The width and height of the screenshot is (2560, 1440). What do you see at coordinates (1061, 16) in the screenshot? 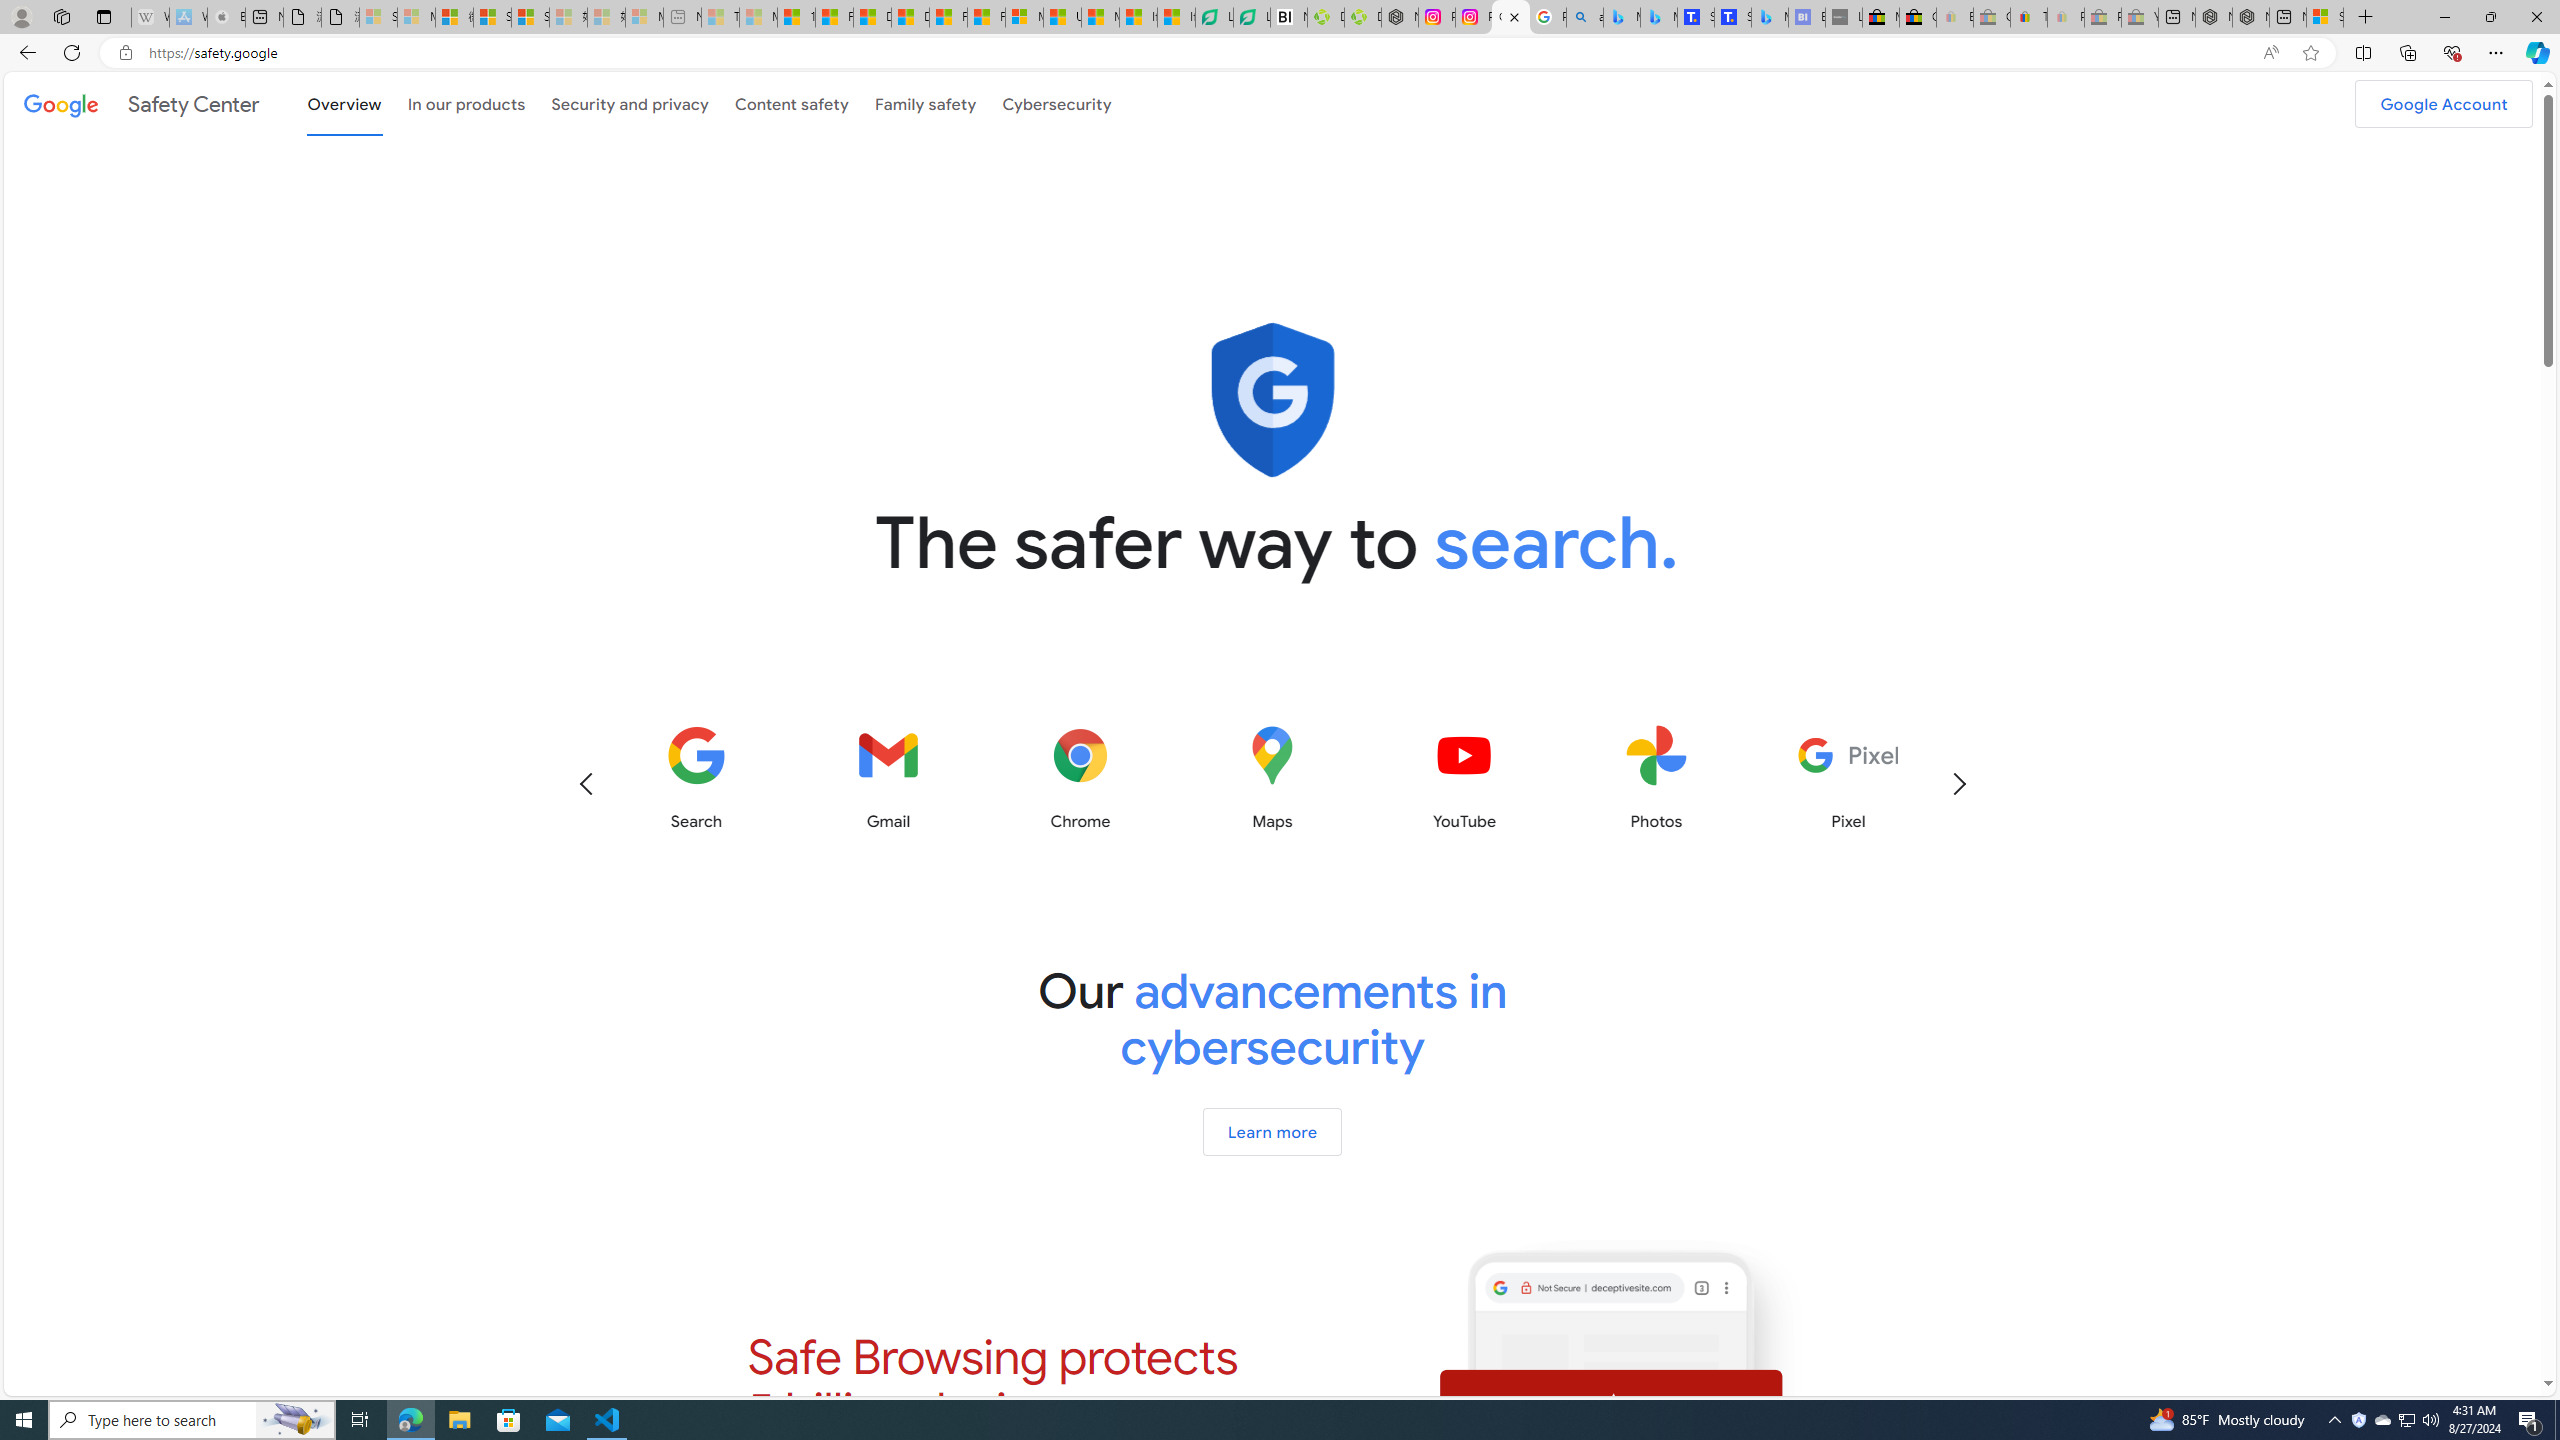
I see `'US Heat Deaths Soared To Record High Last Year'` at bounding box center [1061, 16].